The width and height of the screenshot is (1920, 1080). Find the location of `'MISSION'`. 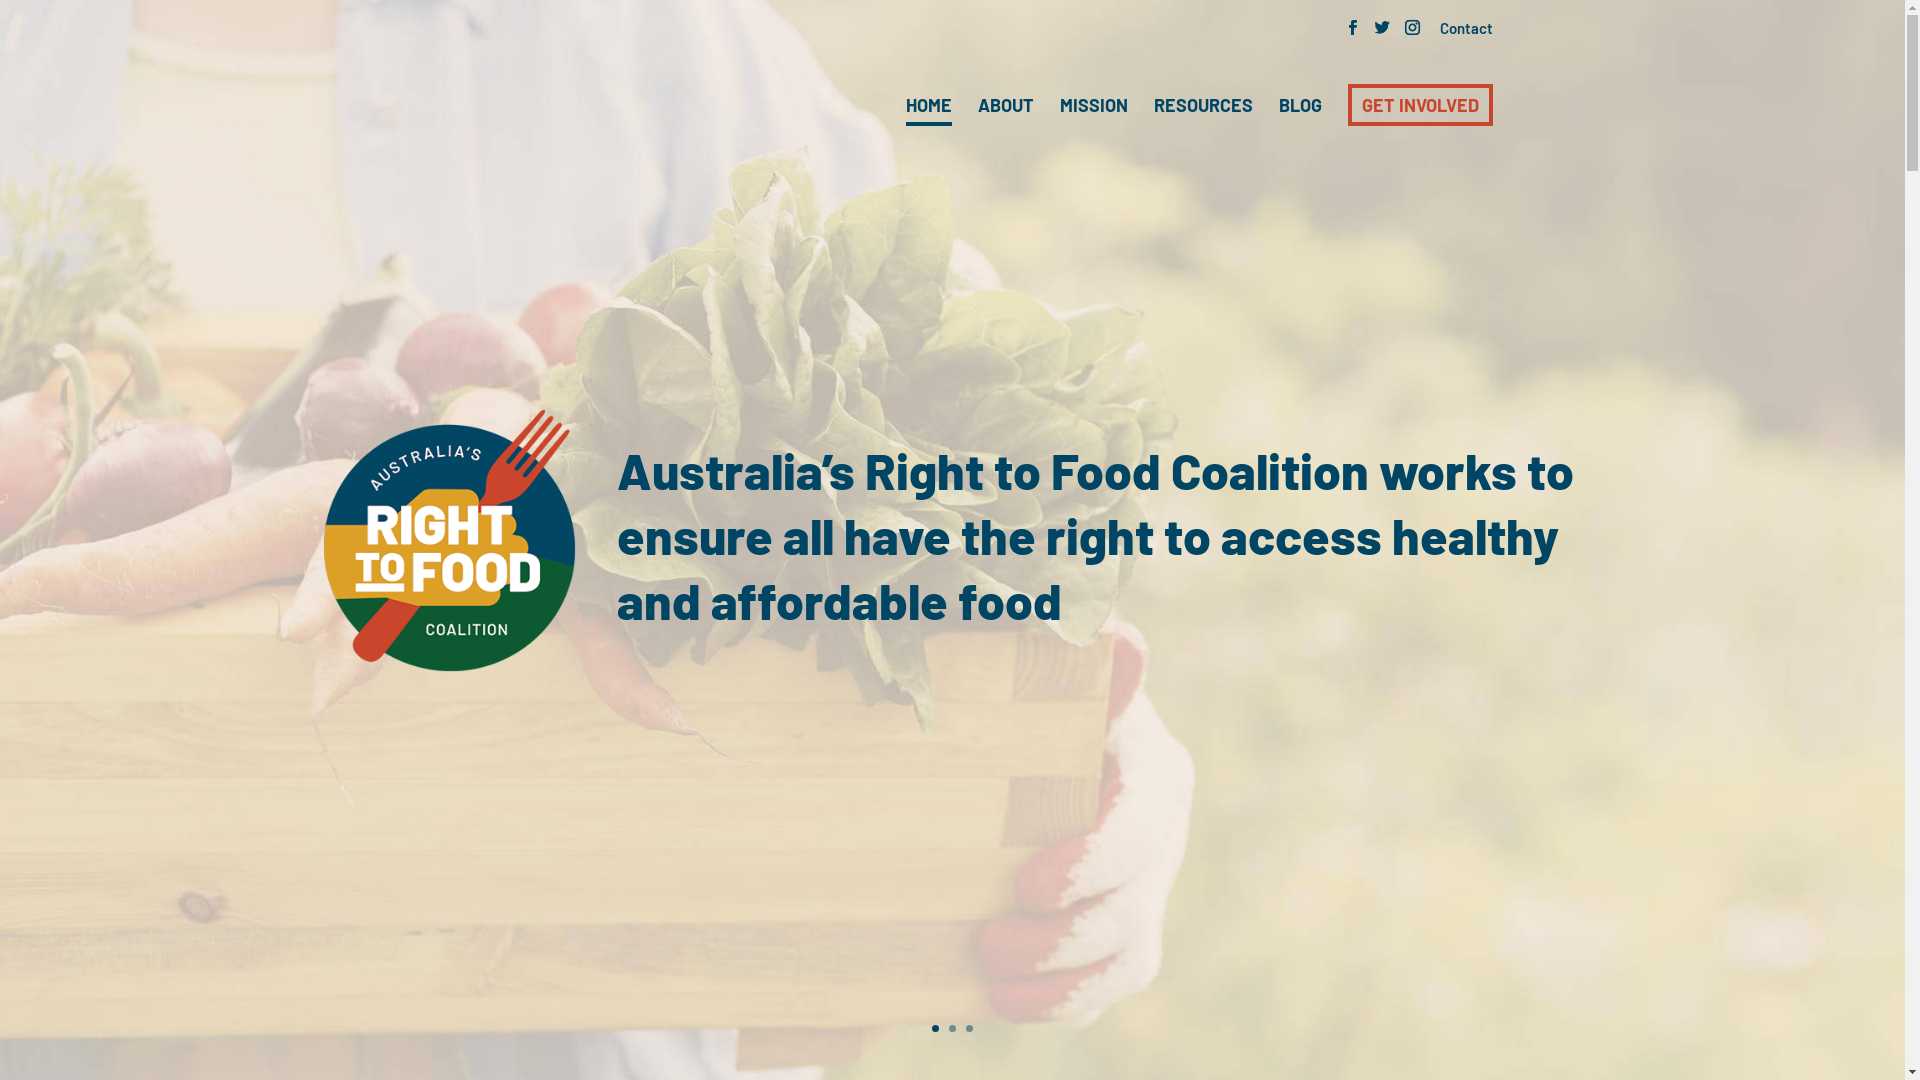

'MISSION' is located at coordinates (1093, 105).